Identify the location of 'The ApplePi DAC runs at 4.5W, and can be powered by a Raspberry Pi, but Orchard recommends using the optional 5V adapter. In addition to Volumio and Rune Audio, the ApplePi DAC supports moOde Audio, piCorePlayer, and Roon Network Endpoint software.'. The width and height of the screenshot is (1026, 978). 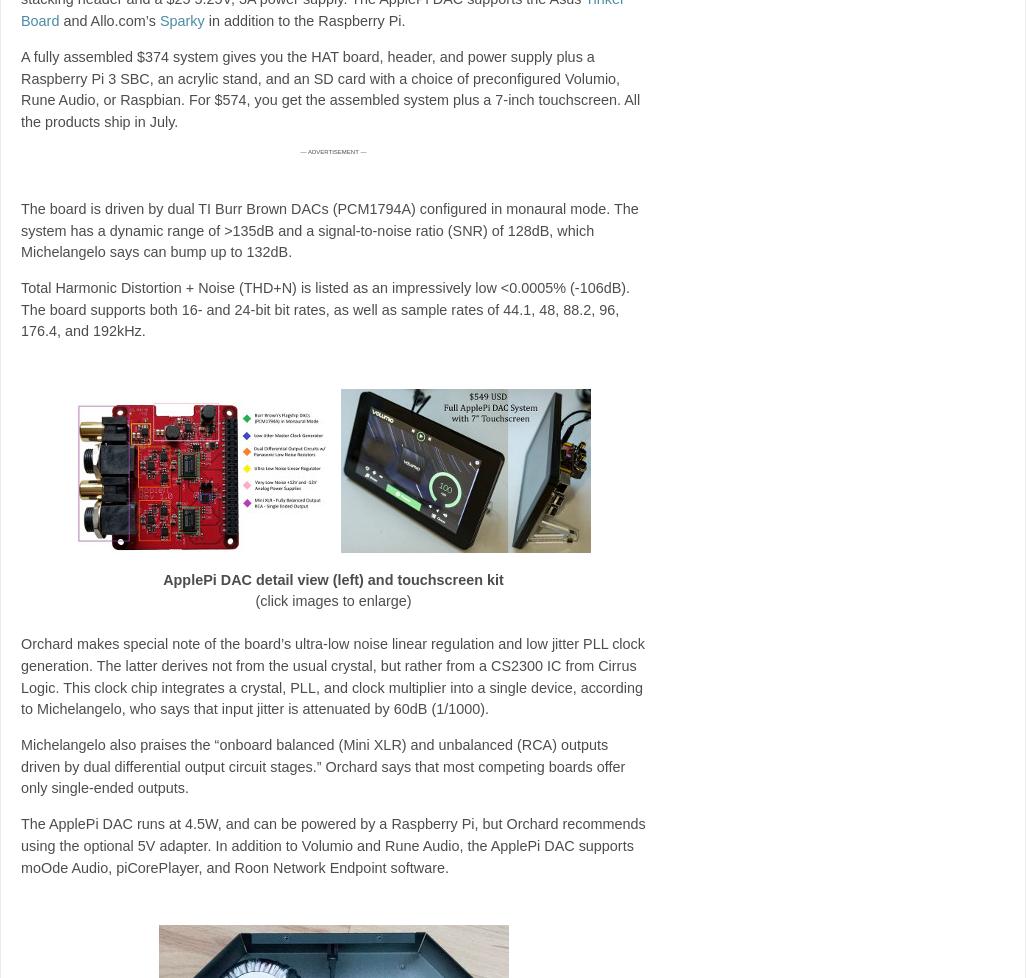
(333, 844).